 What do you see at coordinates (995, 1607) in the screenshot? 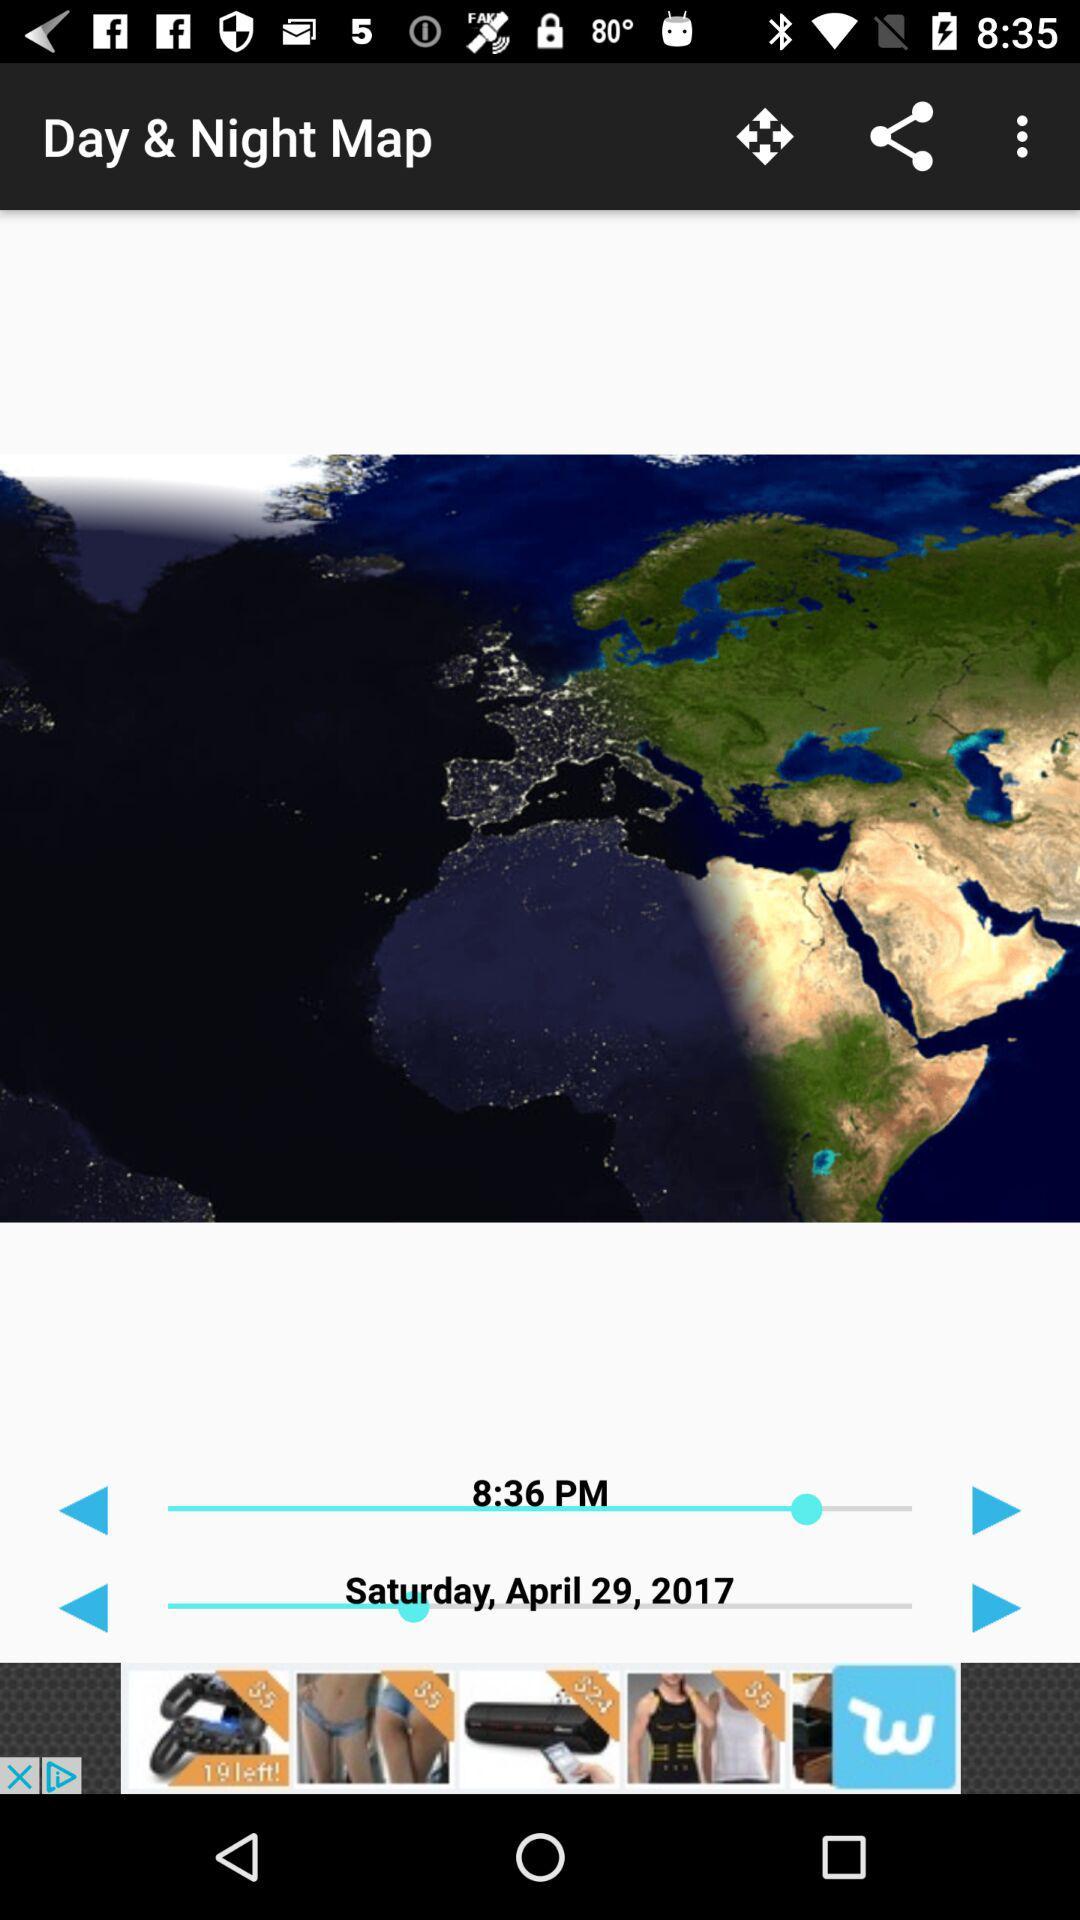
I see `the play icon` at bounding box center [995, 1607].